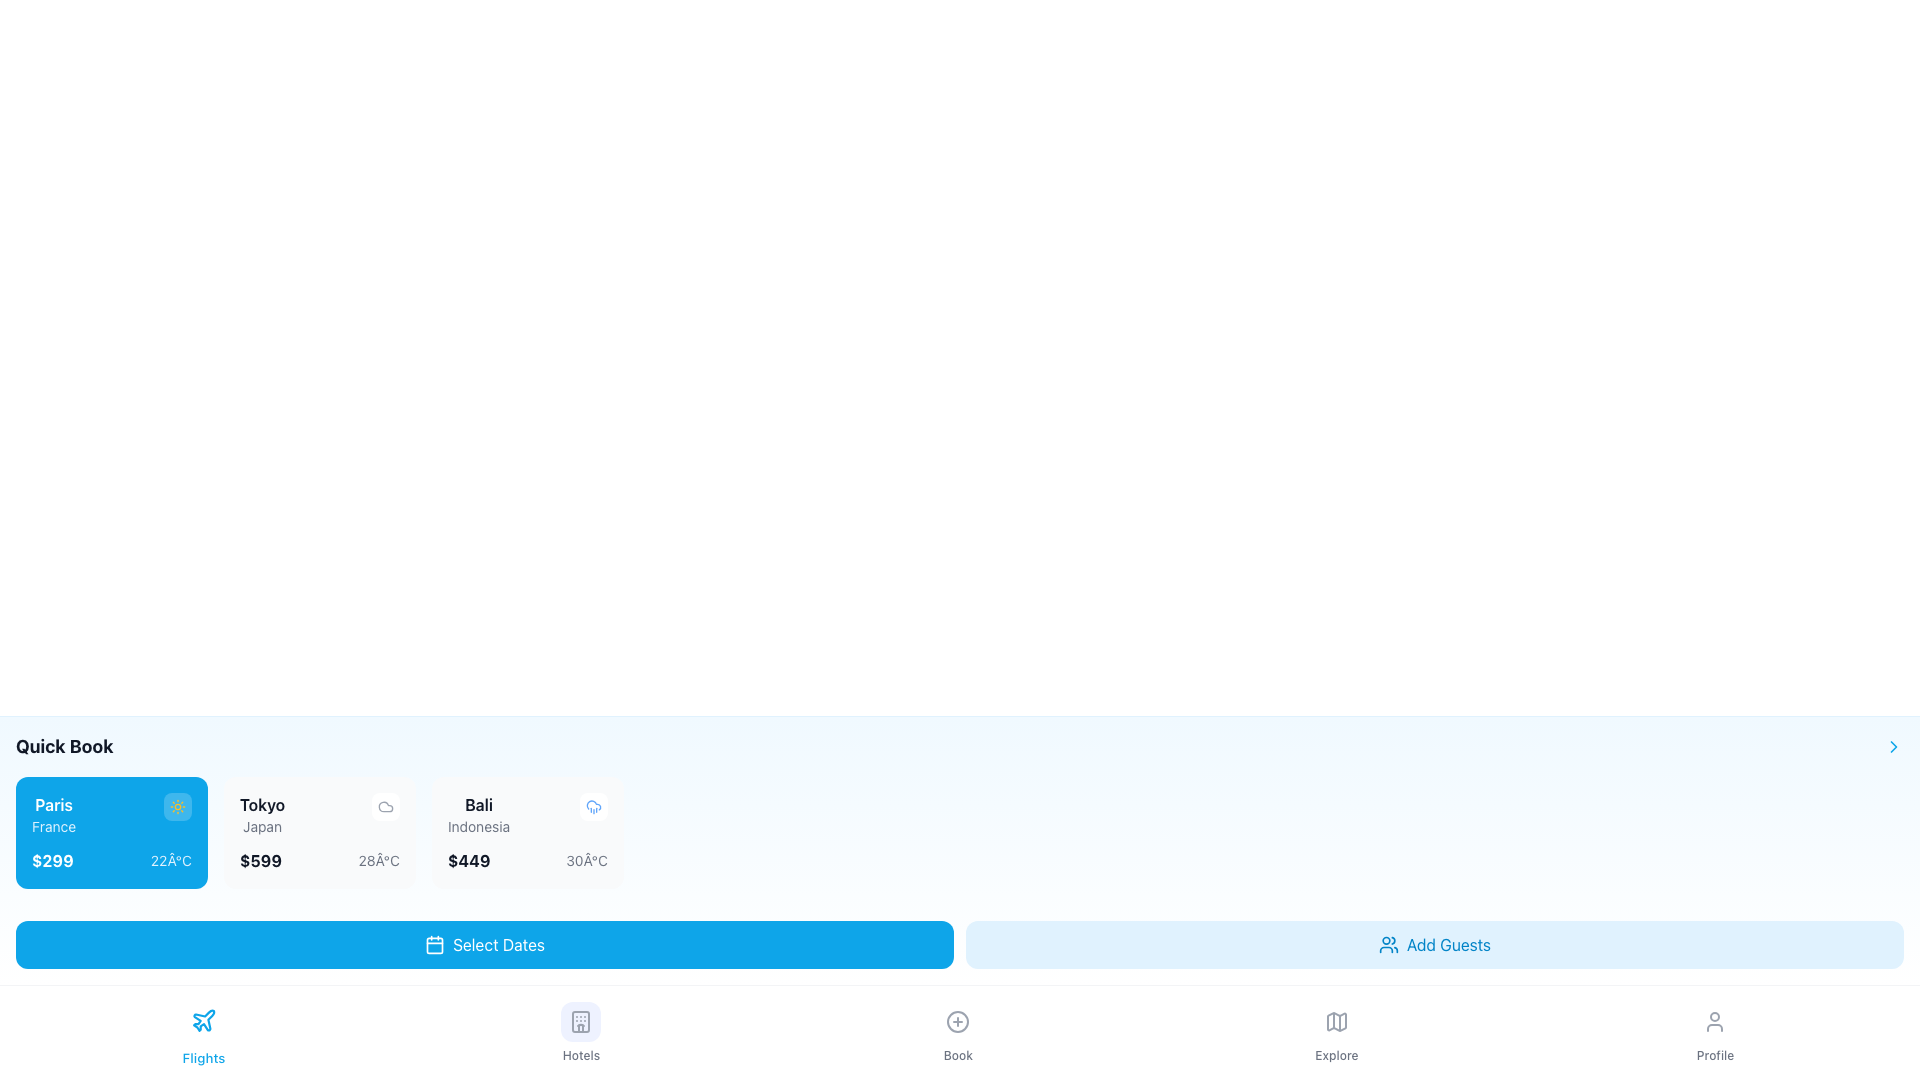 The width and height of the screenshot is (1920, 1080). I want to click on the Text label displaying 'Japan' in gray color, located directly below 'Tokyo' in the 'Quick Book' section, so click(261, 826).